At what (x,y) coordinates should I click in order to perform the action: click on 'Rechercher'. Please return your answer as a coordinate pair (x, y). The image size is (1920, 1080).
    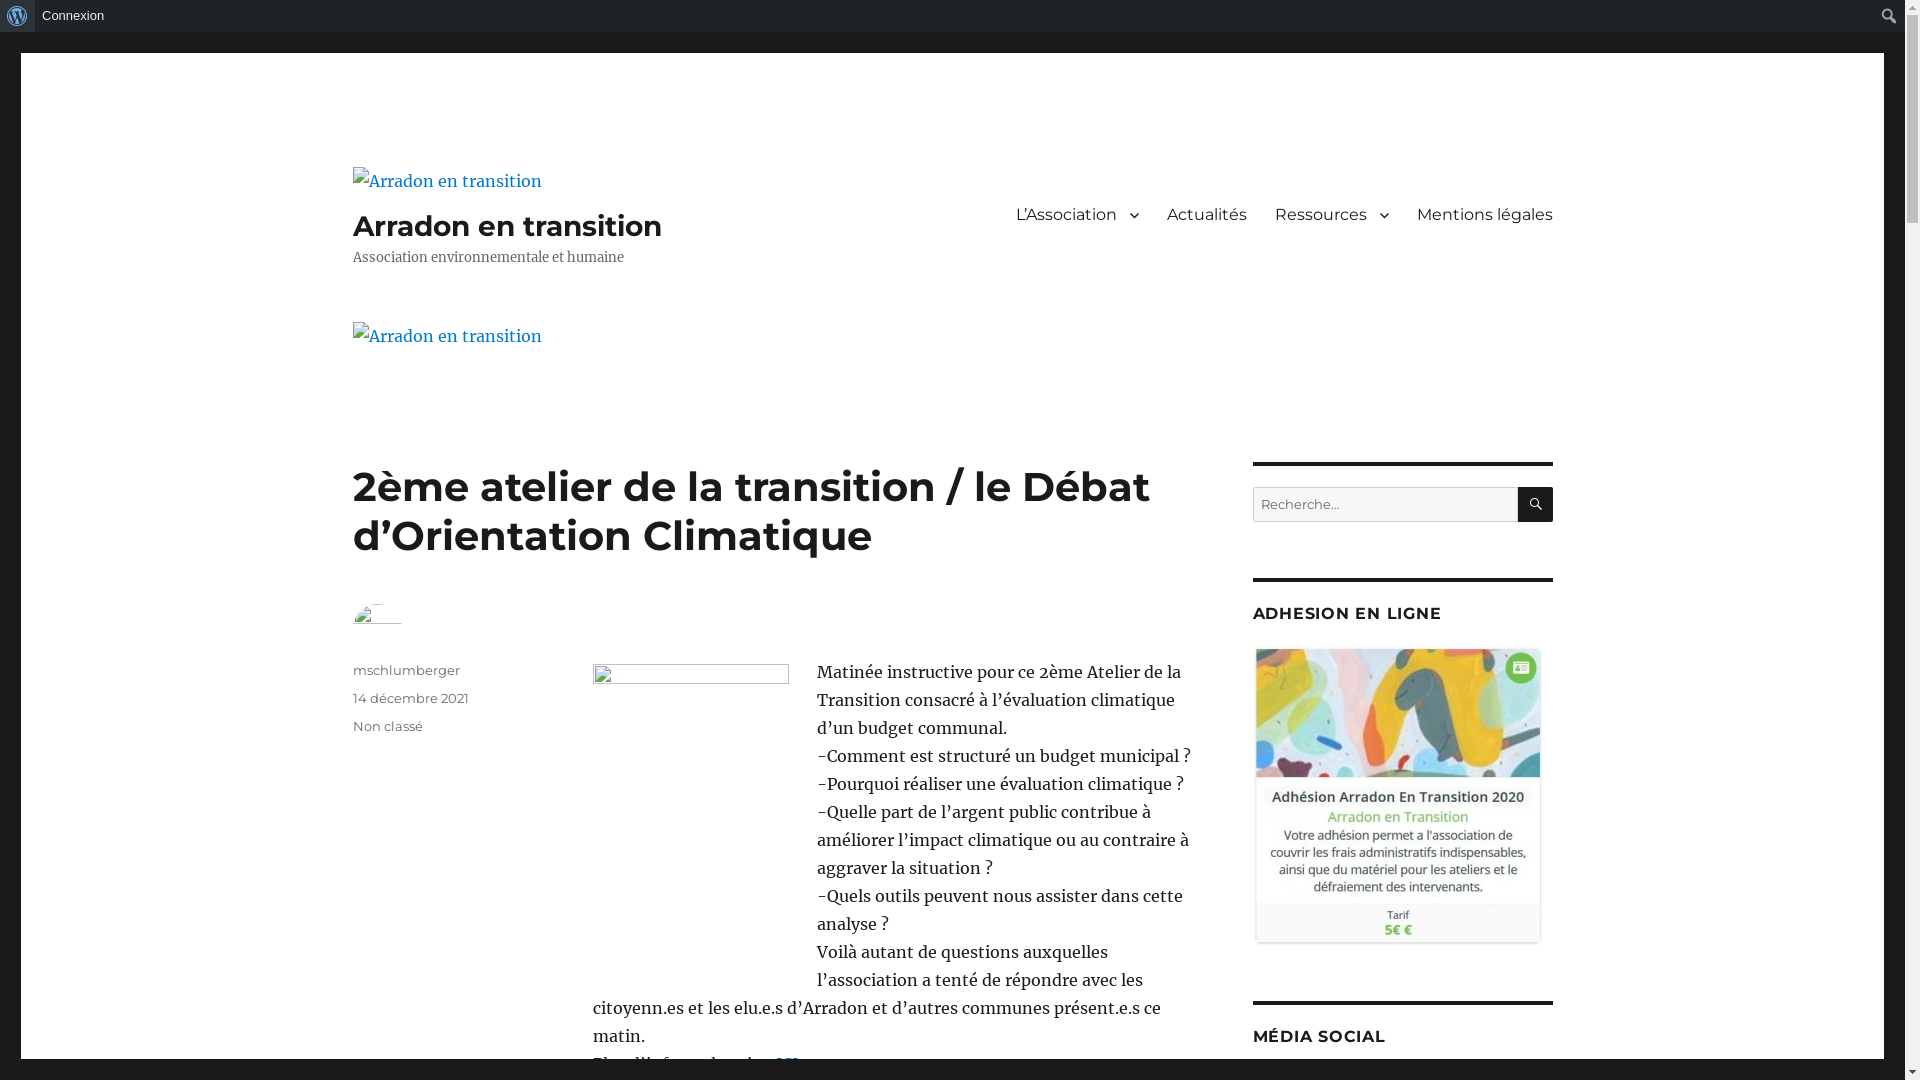
    Looking at the image, I should click on (15, 15).